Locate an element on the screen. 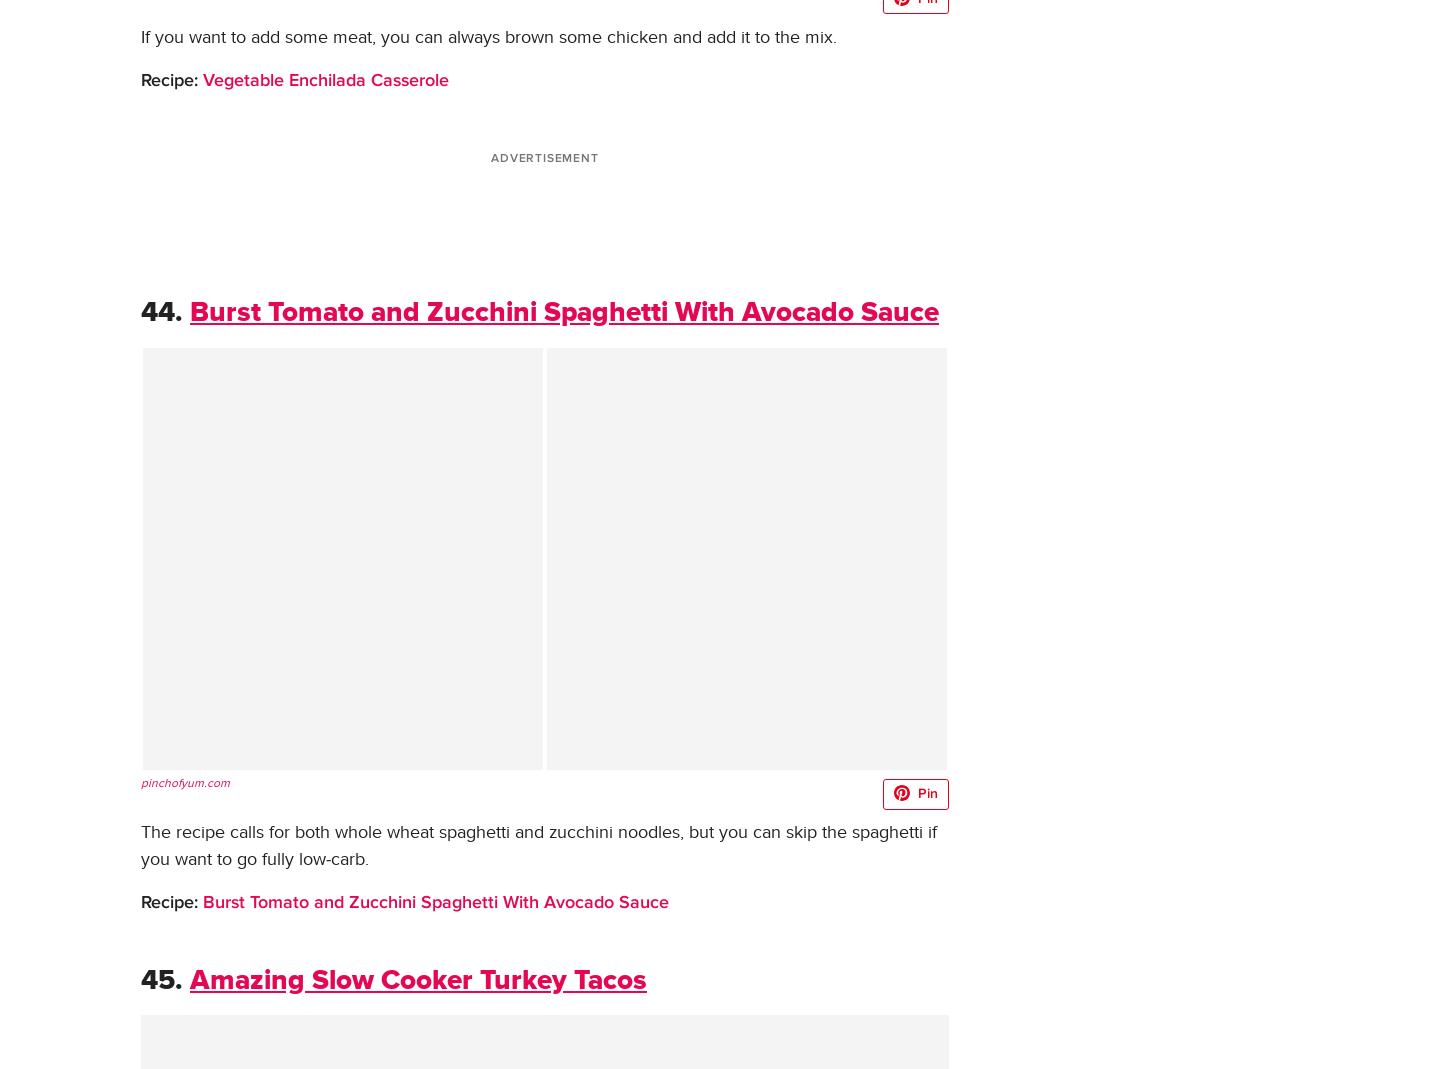 The width and height of the screenshot is (1450, 1069). '45.' is located at coordinates (160, 981).